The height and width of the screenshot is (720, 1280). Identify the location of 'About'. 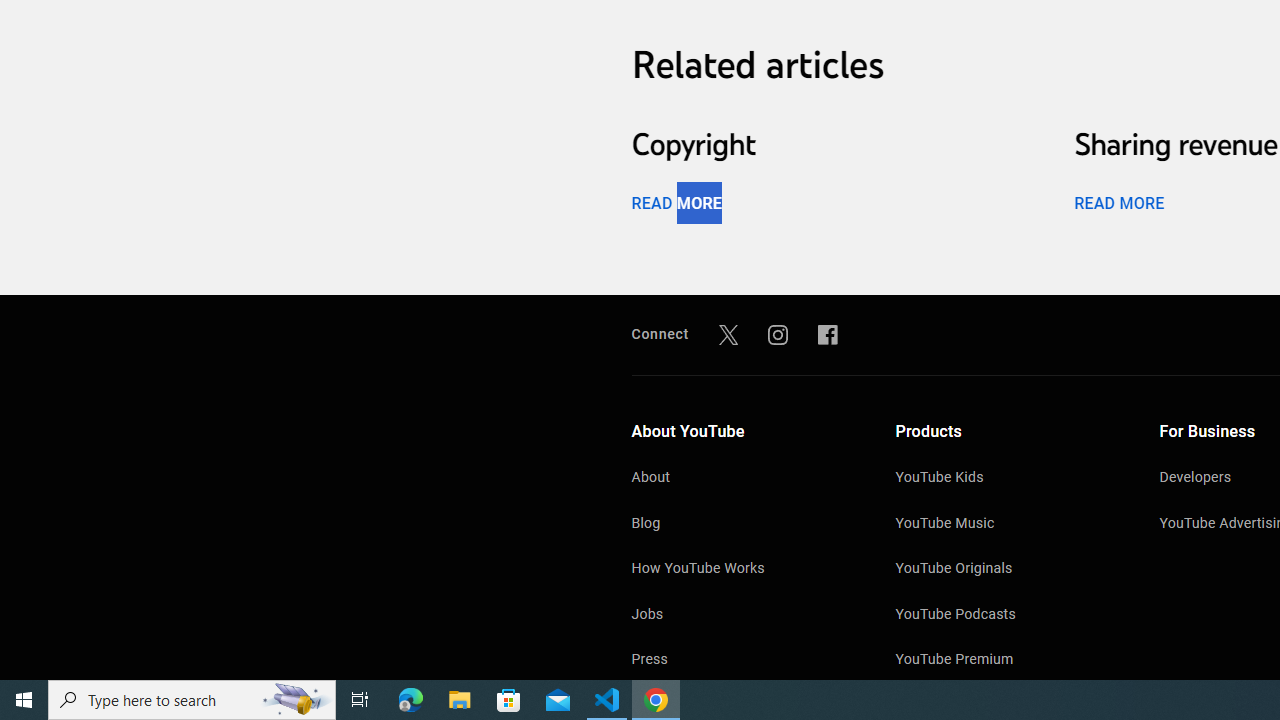
(742, 479).